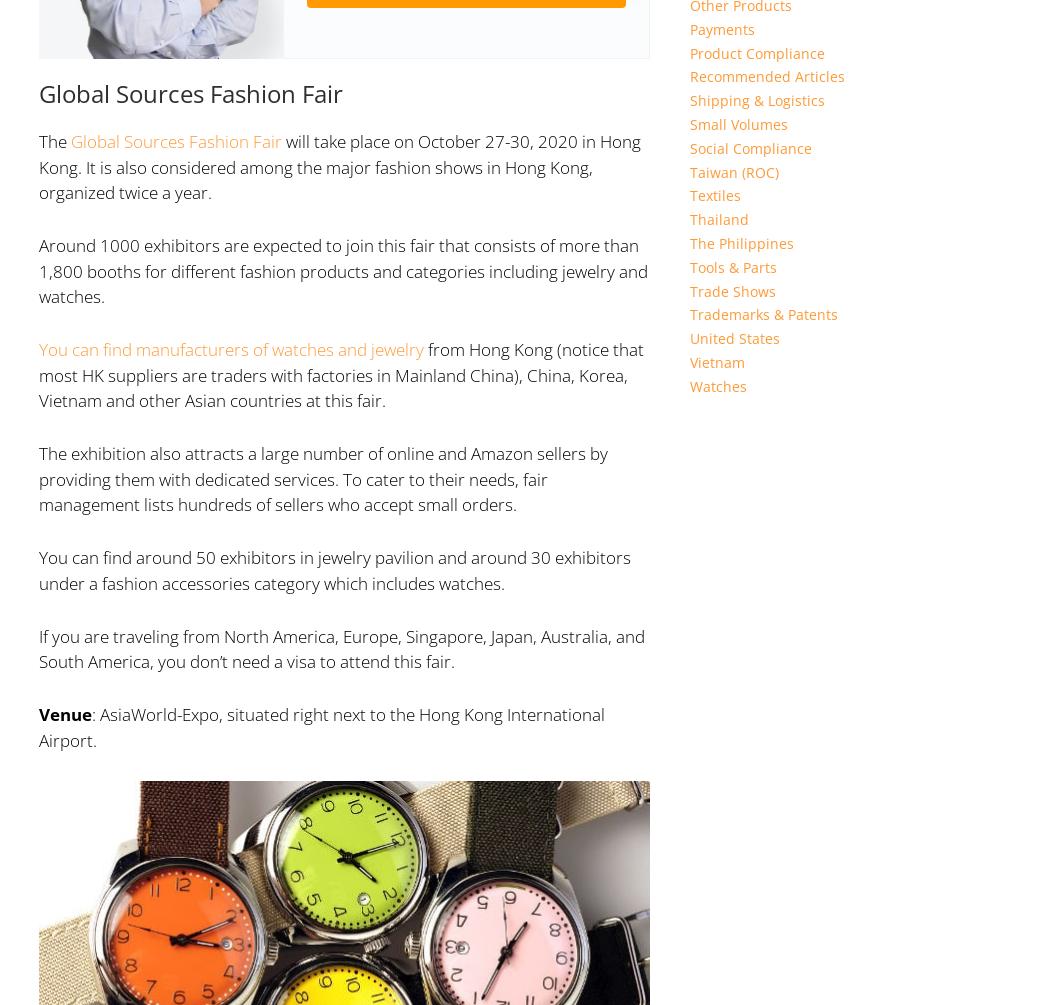 The width and height of the screenshot is (1064, 1005). Describe the element at coordinates (737, 123) in the screenshot. I see `'Small Volumes'` at that location.